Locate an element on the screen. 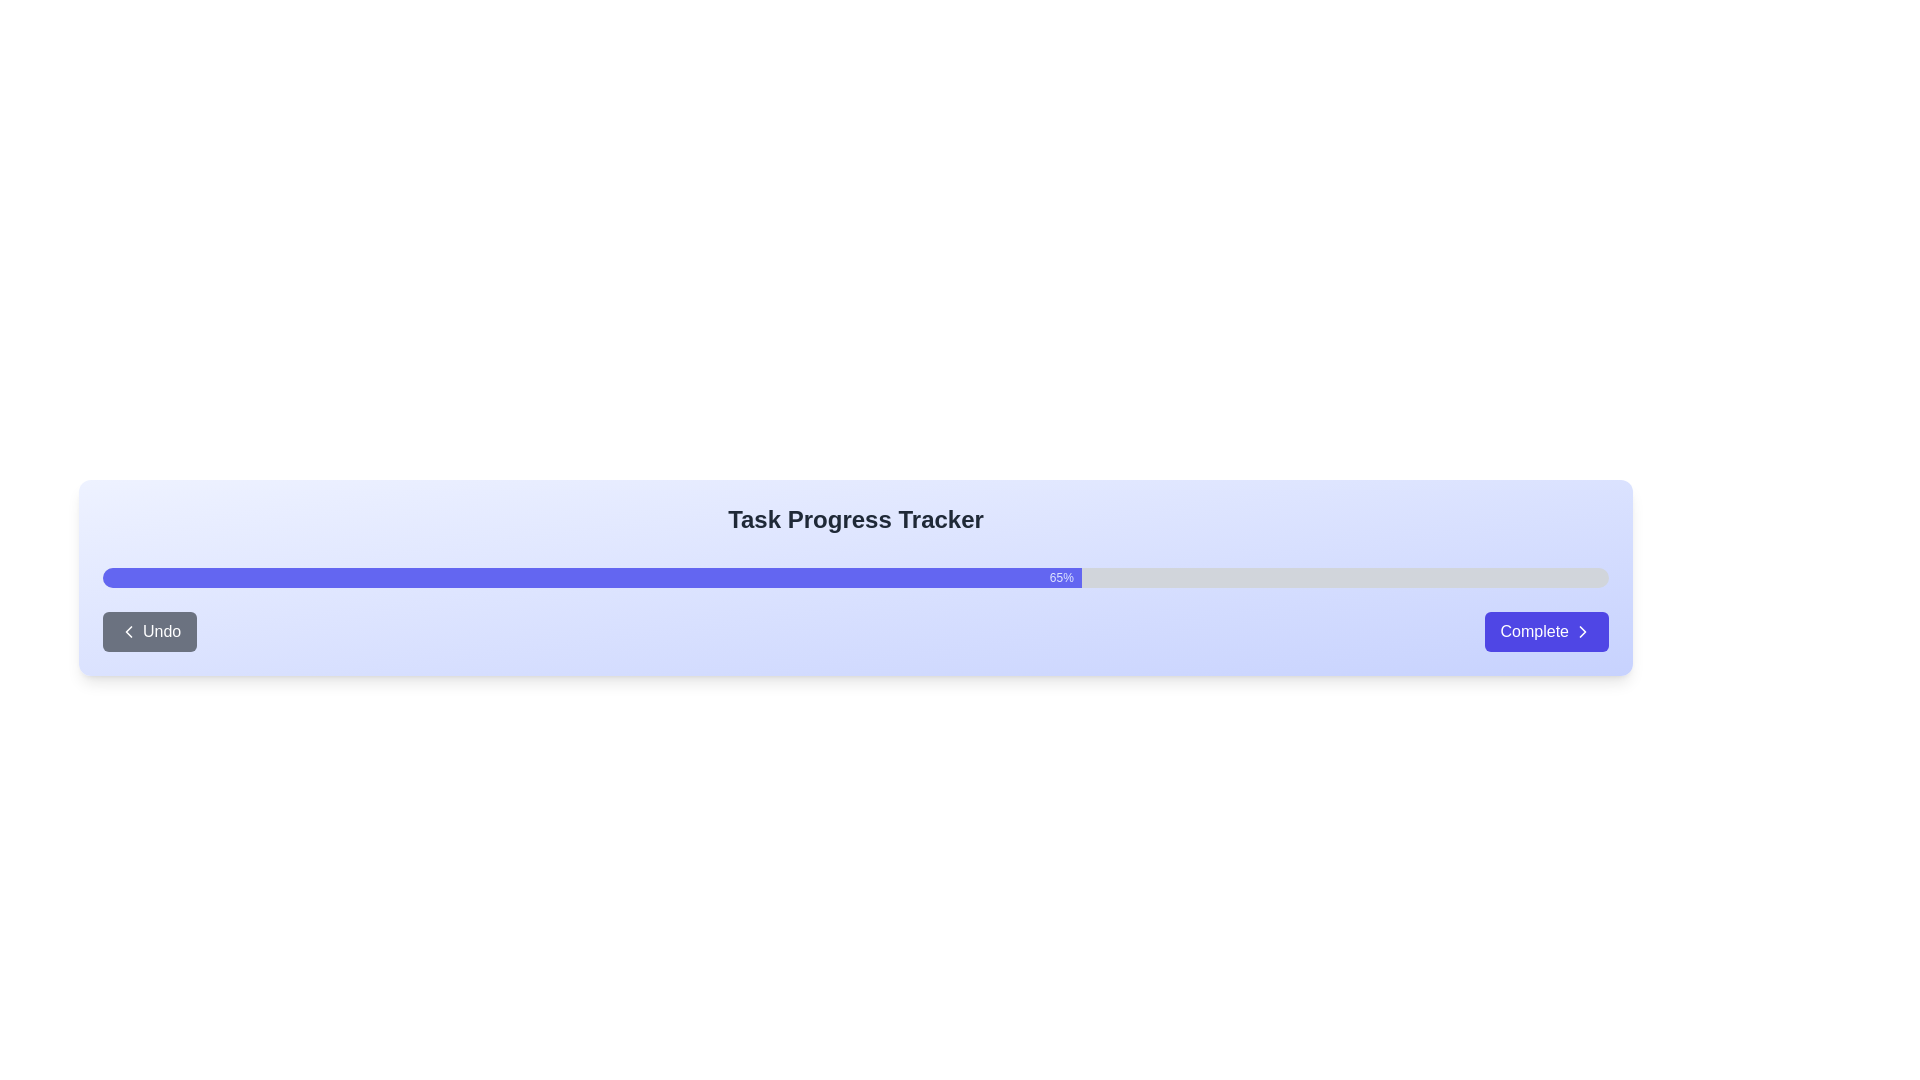 The image size is (1920, 1080). the 'Complete' button, which is a bright indigo button with a rounded rectangular shape and a white label is located at coordinates (1545, 632).